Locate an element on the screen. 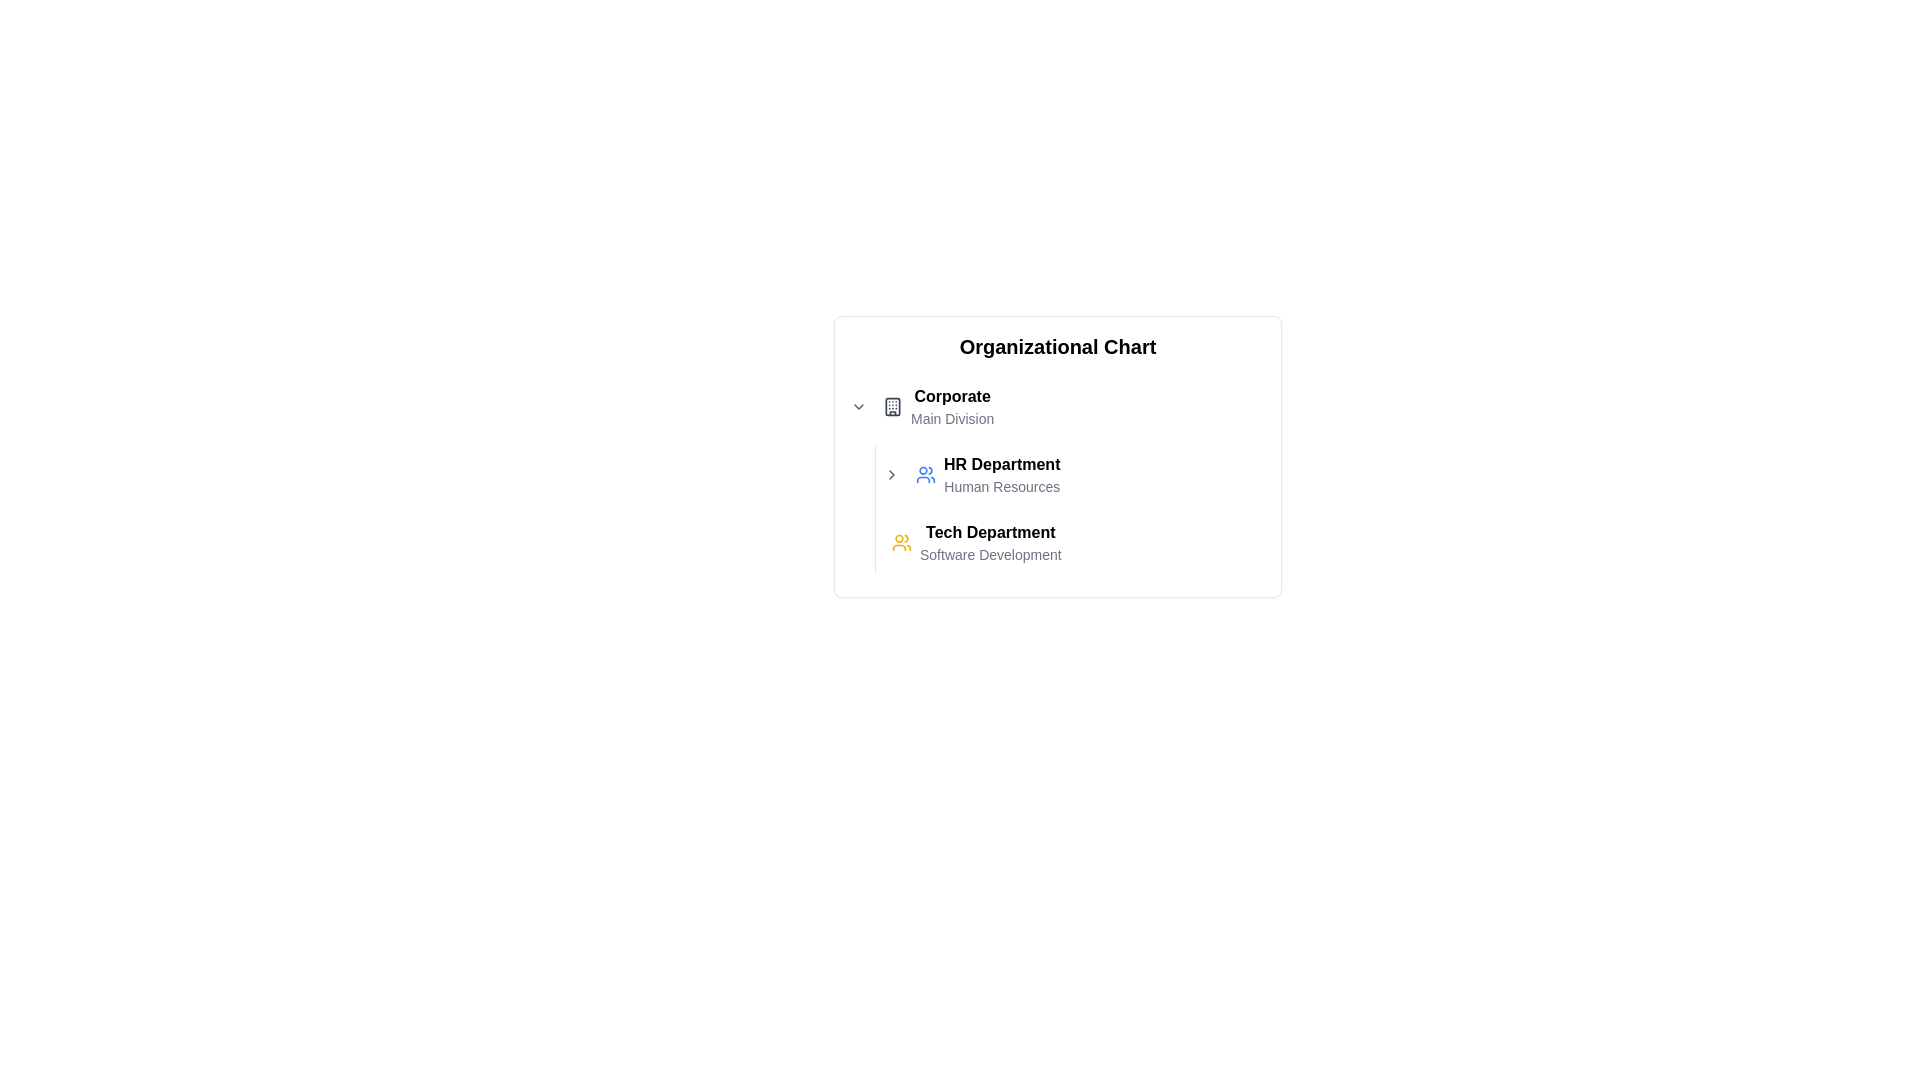  the organizational chart element, which includes 'HR Department' and 'Tech Department' titles is located at coordinates (1056, 474).